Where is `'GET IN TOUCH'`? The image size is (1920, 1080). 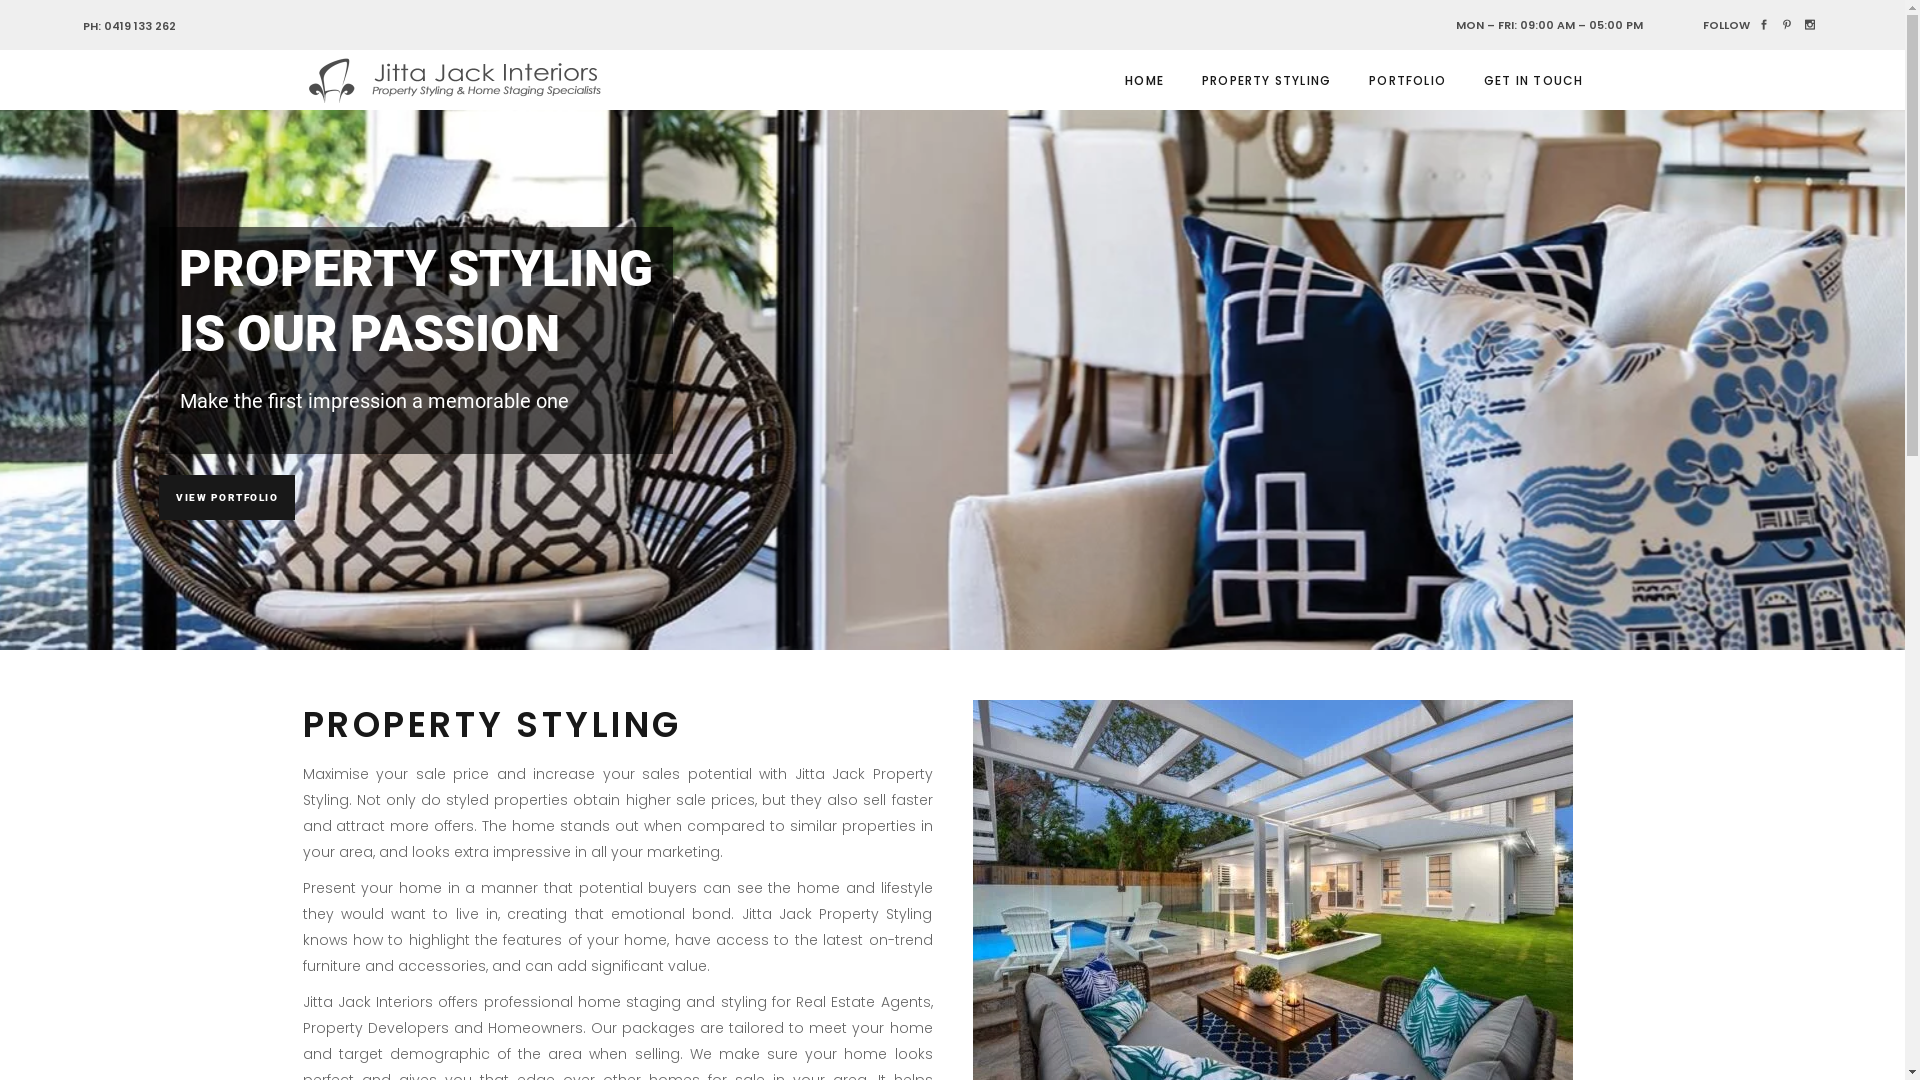 'GET IN TOUCH' is located at coordinates (1532, 79).